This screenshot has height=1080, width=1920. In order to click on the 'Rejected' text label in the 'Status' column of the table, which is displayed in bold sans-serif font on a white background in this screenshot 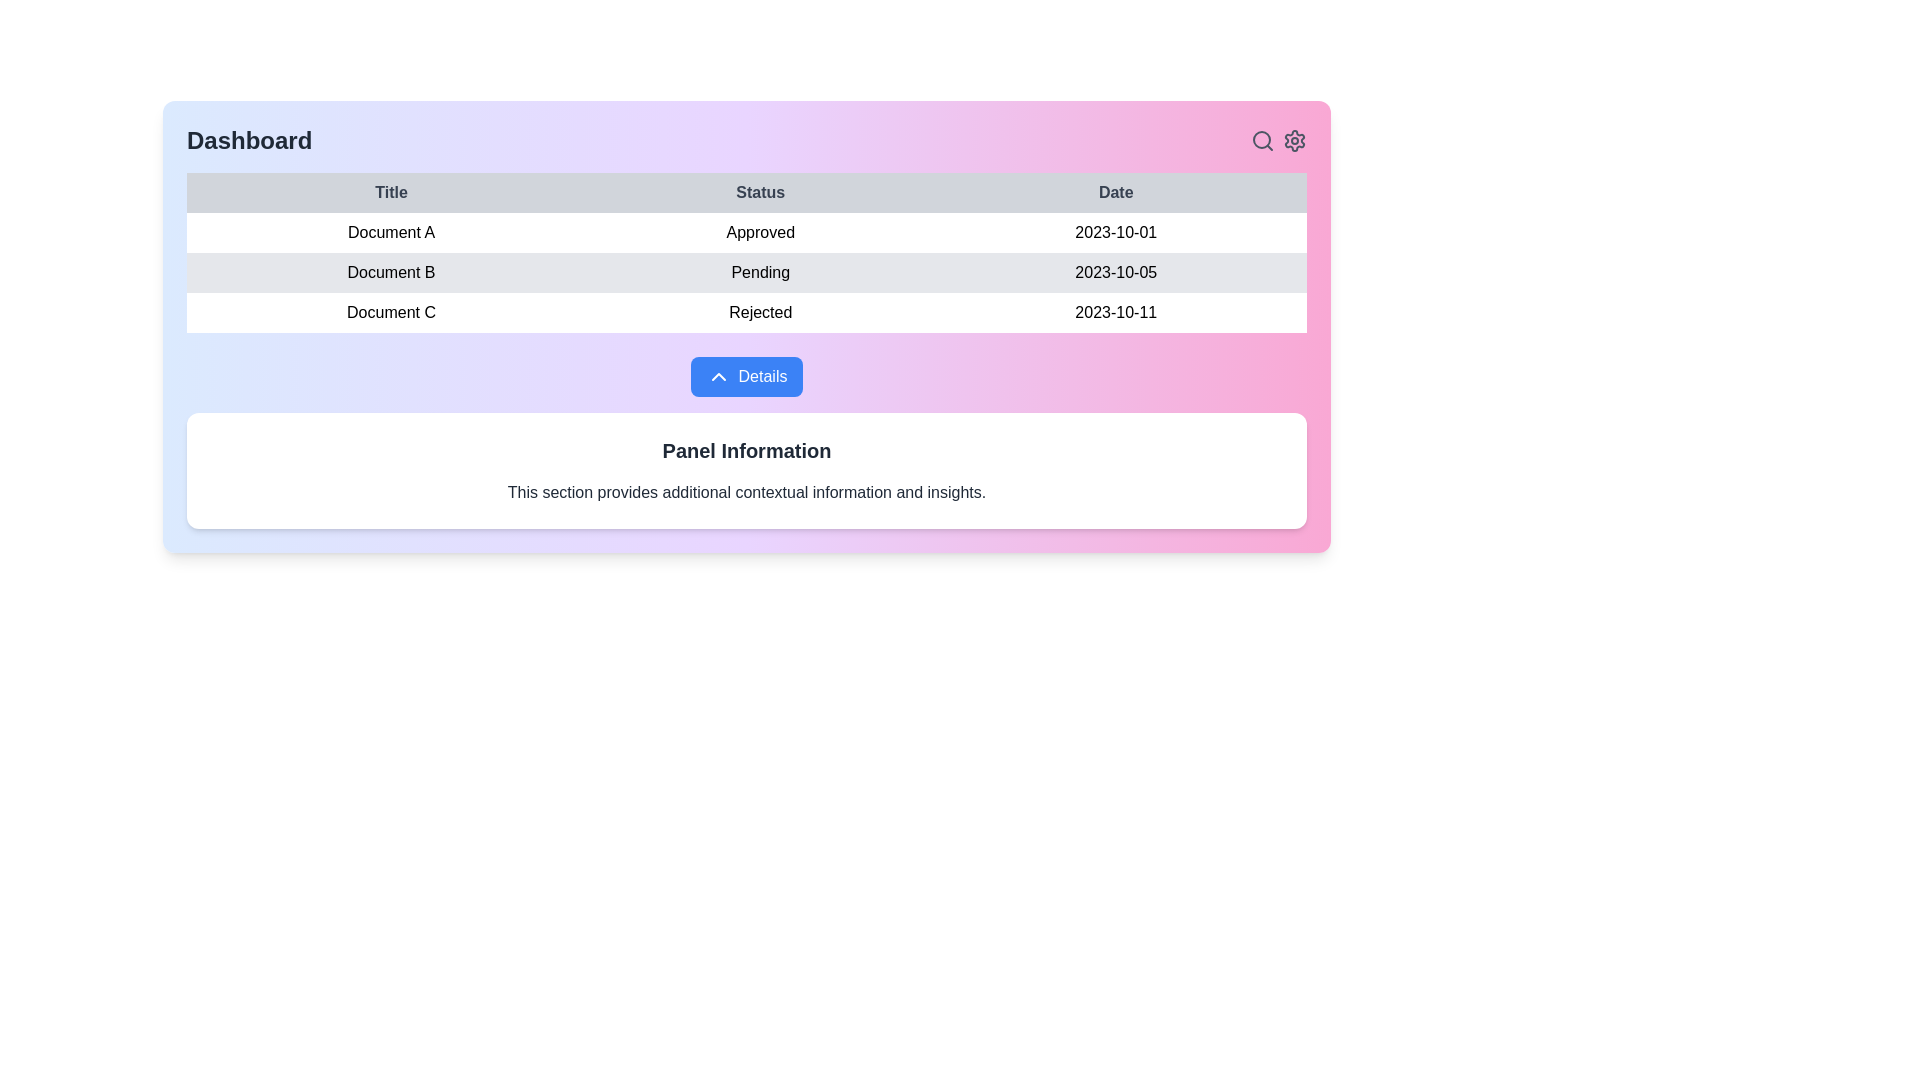, I will do `click(759, 312)`.